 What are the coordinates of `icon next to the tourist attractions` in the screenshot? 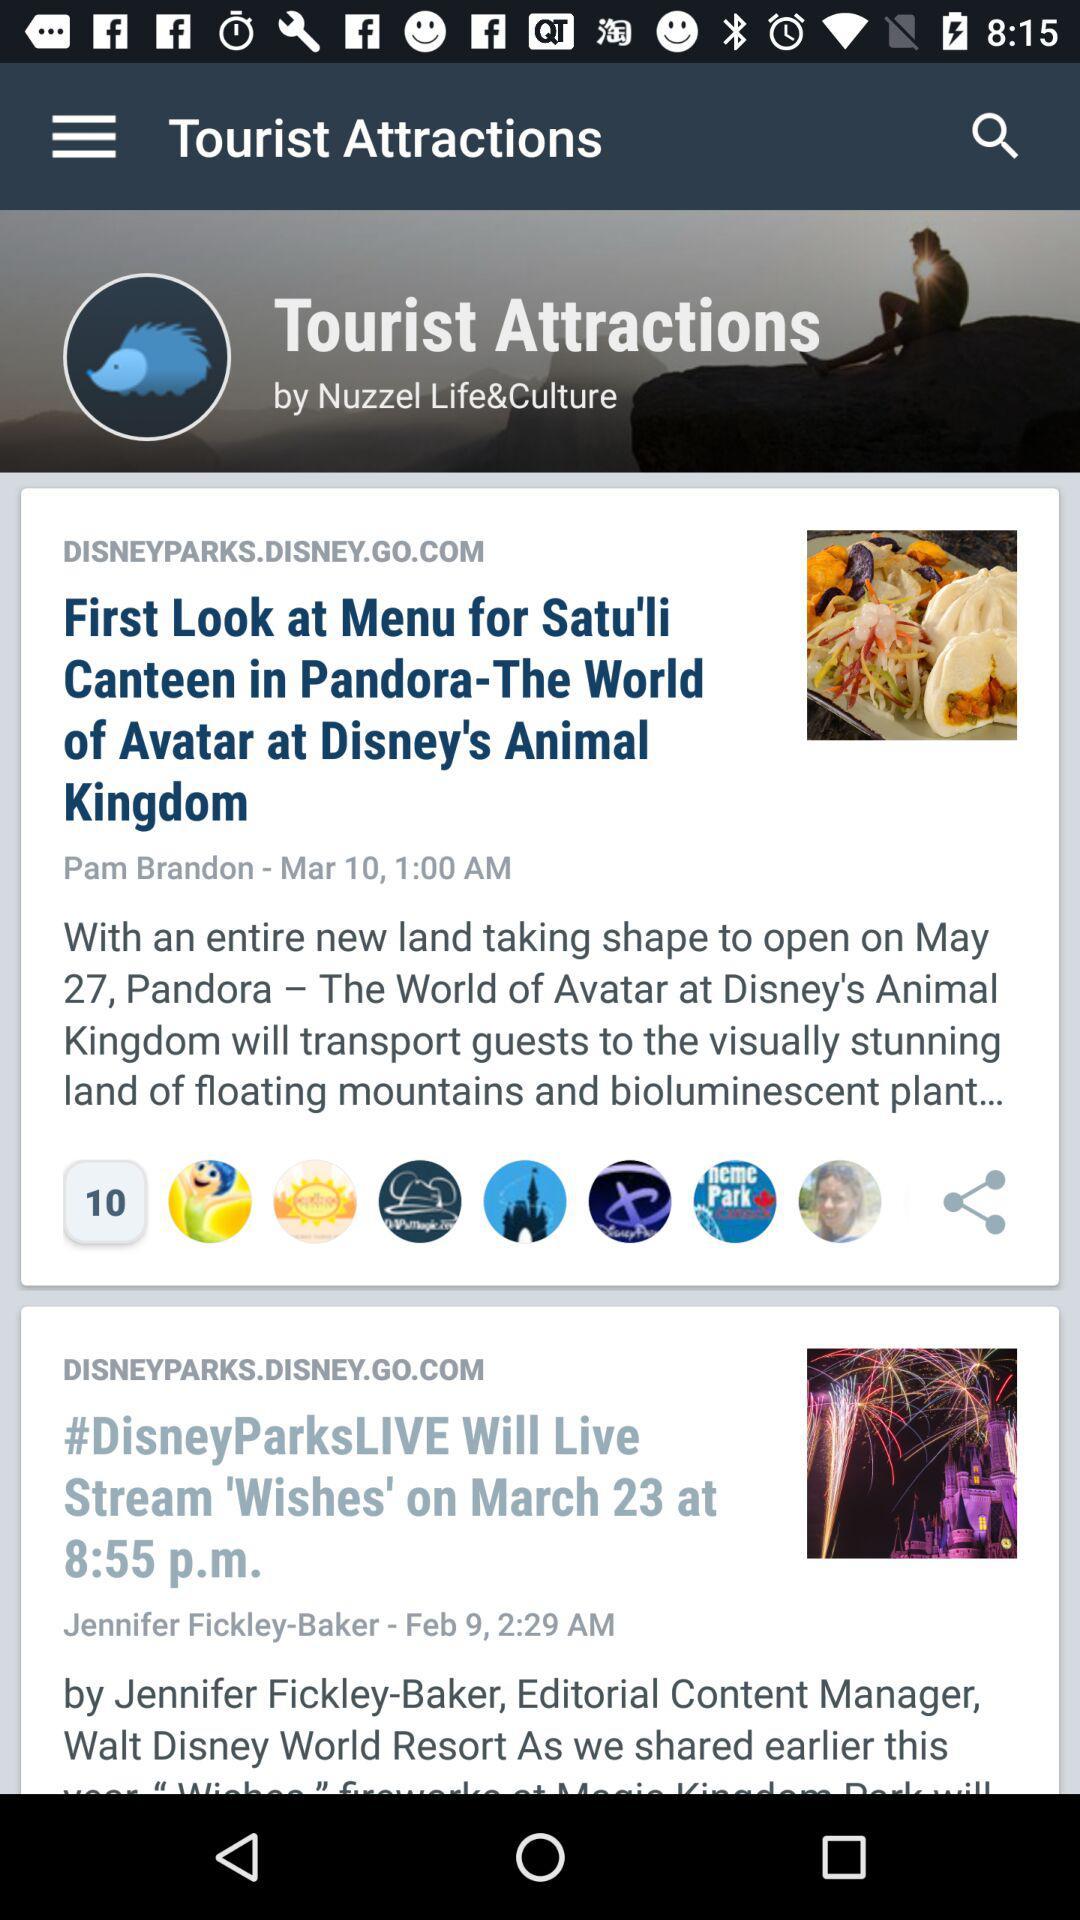 It's located at (995, 135).